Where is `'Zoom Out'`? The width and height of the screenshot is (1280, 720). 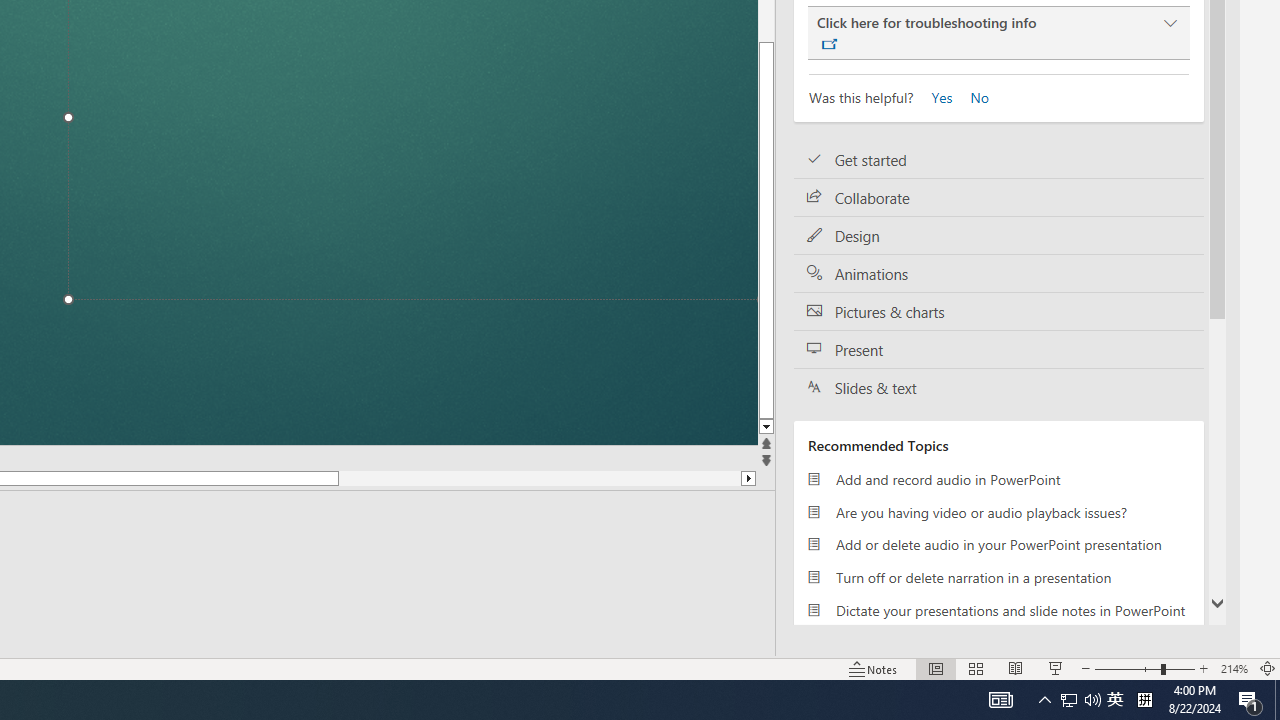 'Zoom Out' is located at coordinates (1127, 669).